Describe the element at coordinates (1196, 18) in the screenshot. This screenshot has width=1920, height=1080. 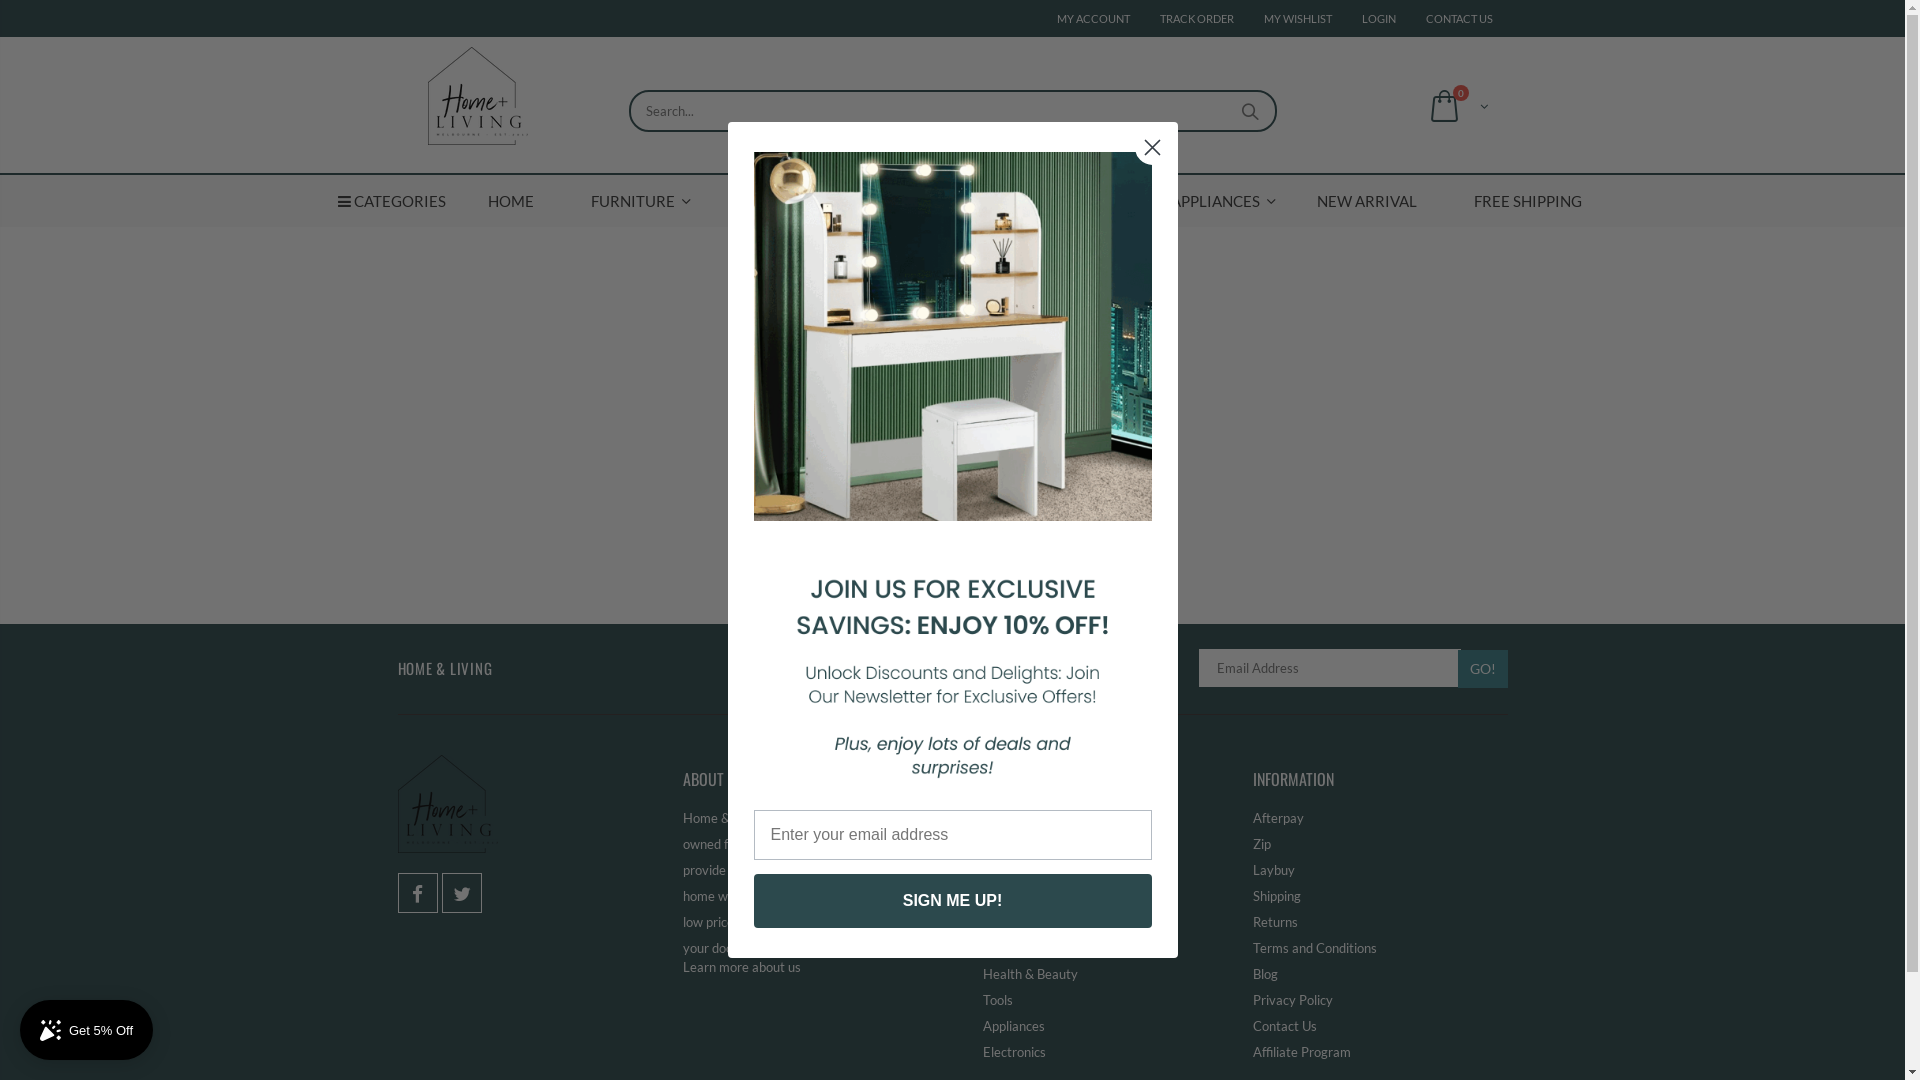
I see `'TRACK ORDER'` at that location.